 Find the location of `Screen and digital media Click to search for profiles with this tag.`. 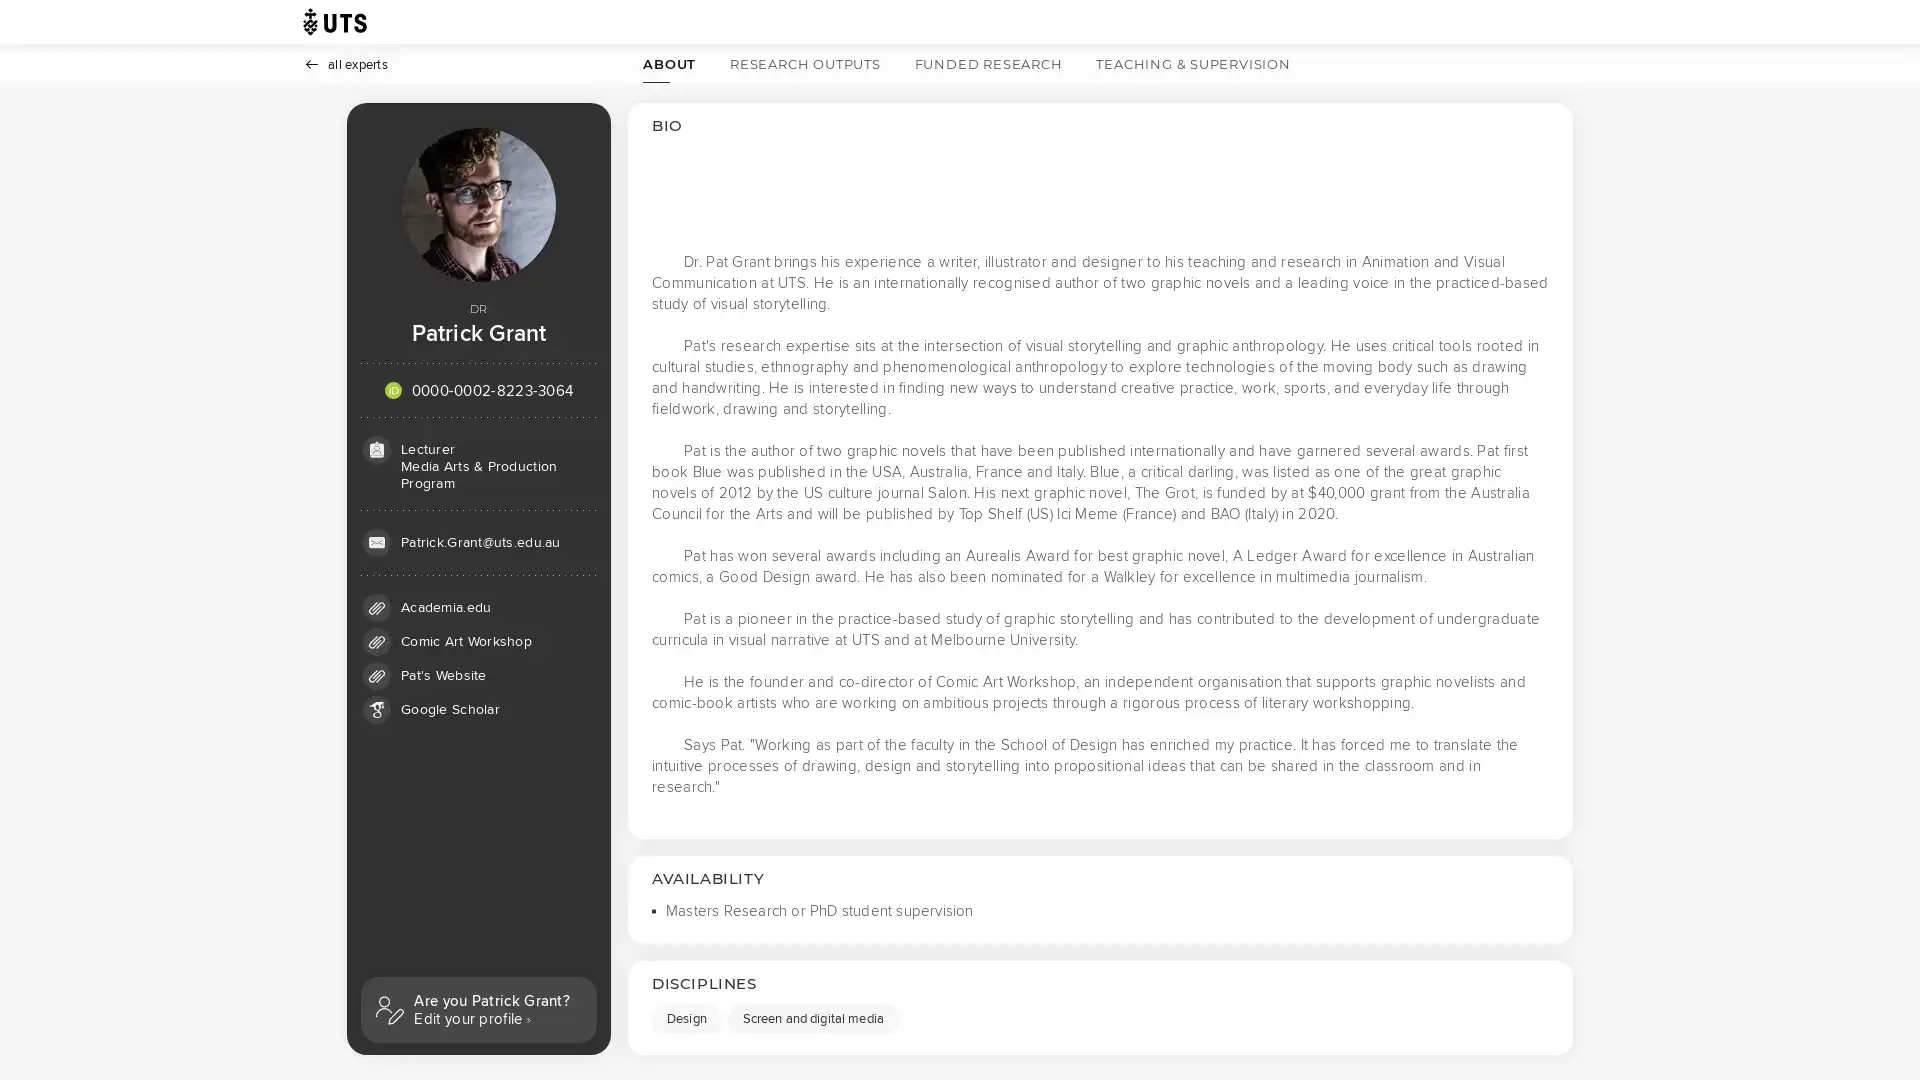

Screen and digital media Click to search for profiles with this tag. is located at coordinates (812, 1018).